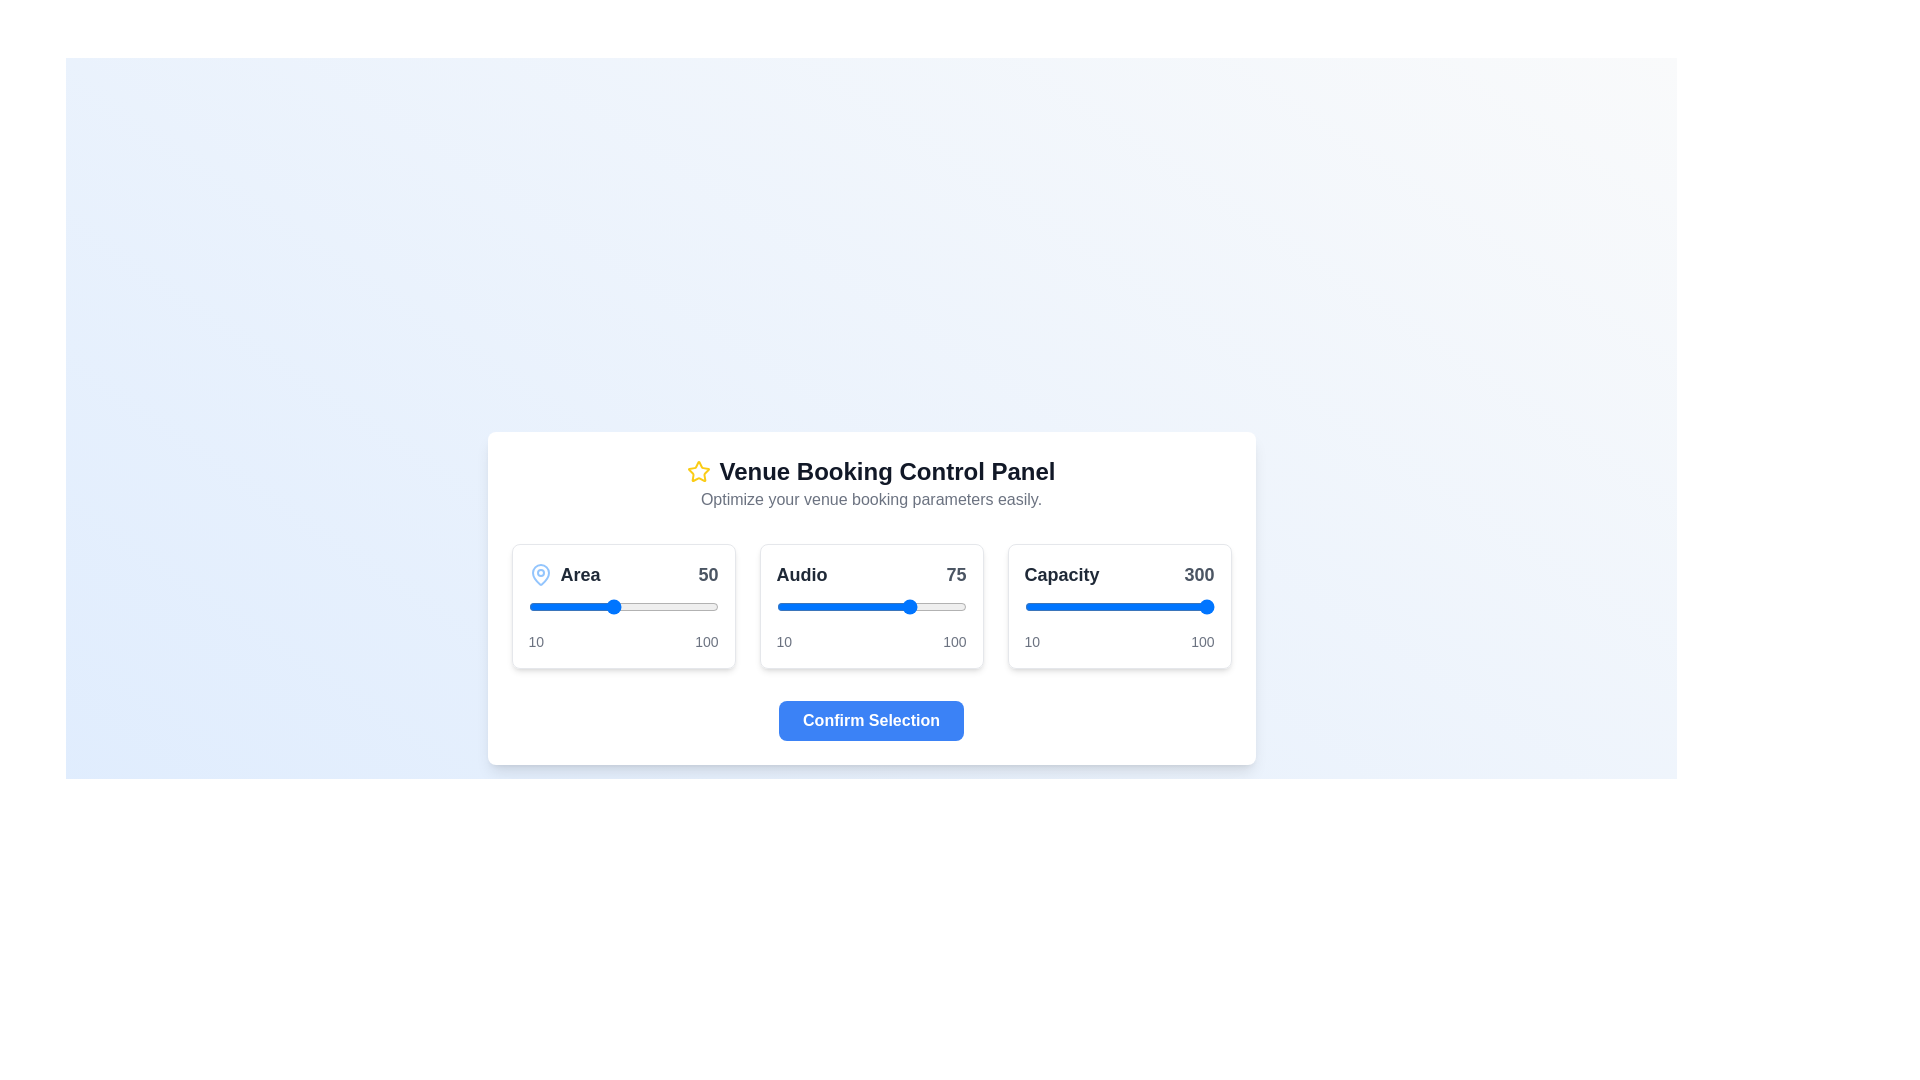 This screenshot has width=1920, height=1080. Describe the element at coordinates (871, 720) in the screenshot. I see `the confirmation button located at the bottom of the 'Venue Booking Control Panel' card to observe the hover effect` at that location.